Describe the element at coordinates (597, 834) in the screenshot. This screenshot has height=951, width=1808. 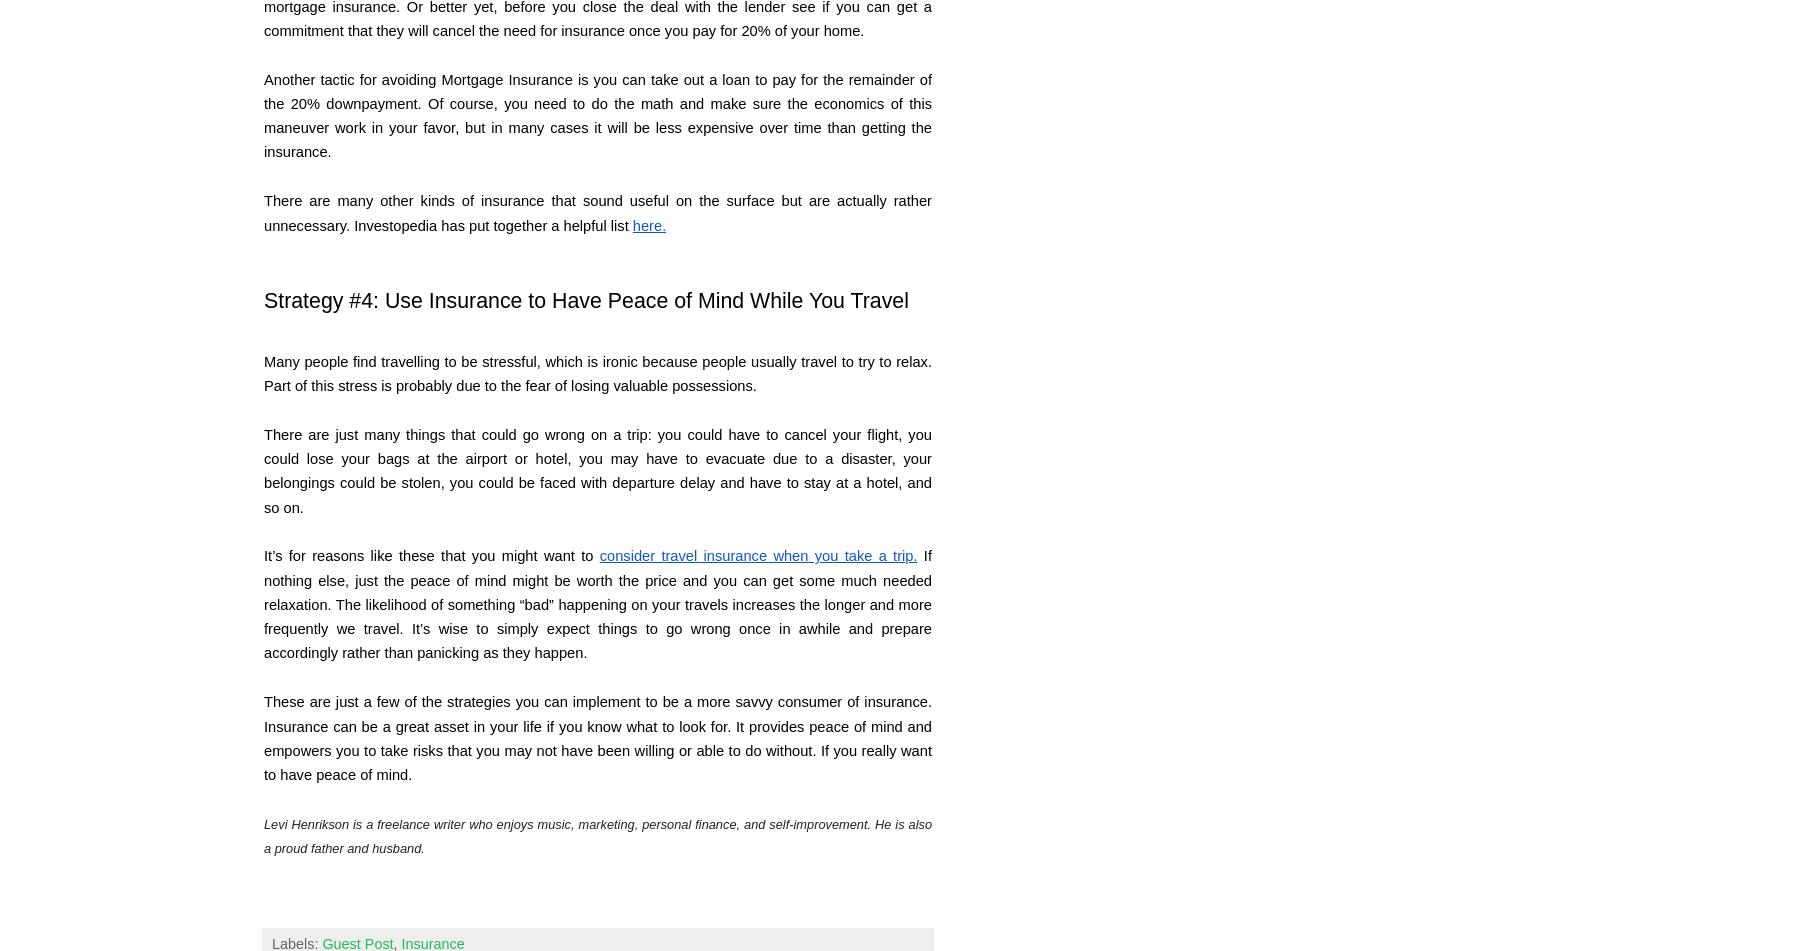
I see `'Levi Henrikson is a freelance writer who enjoys music, marketing, personal finance, and self-improvement. He is also a proud father and husband.'` at that location.